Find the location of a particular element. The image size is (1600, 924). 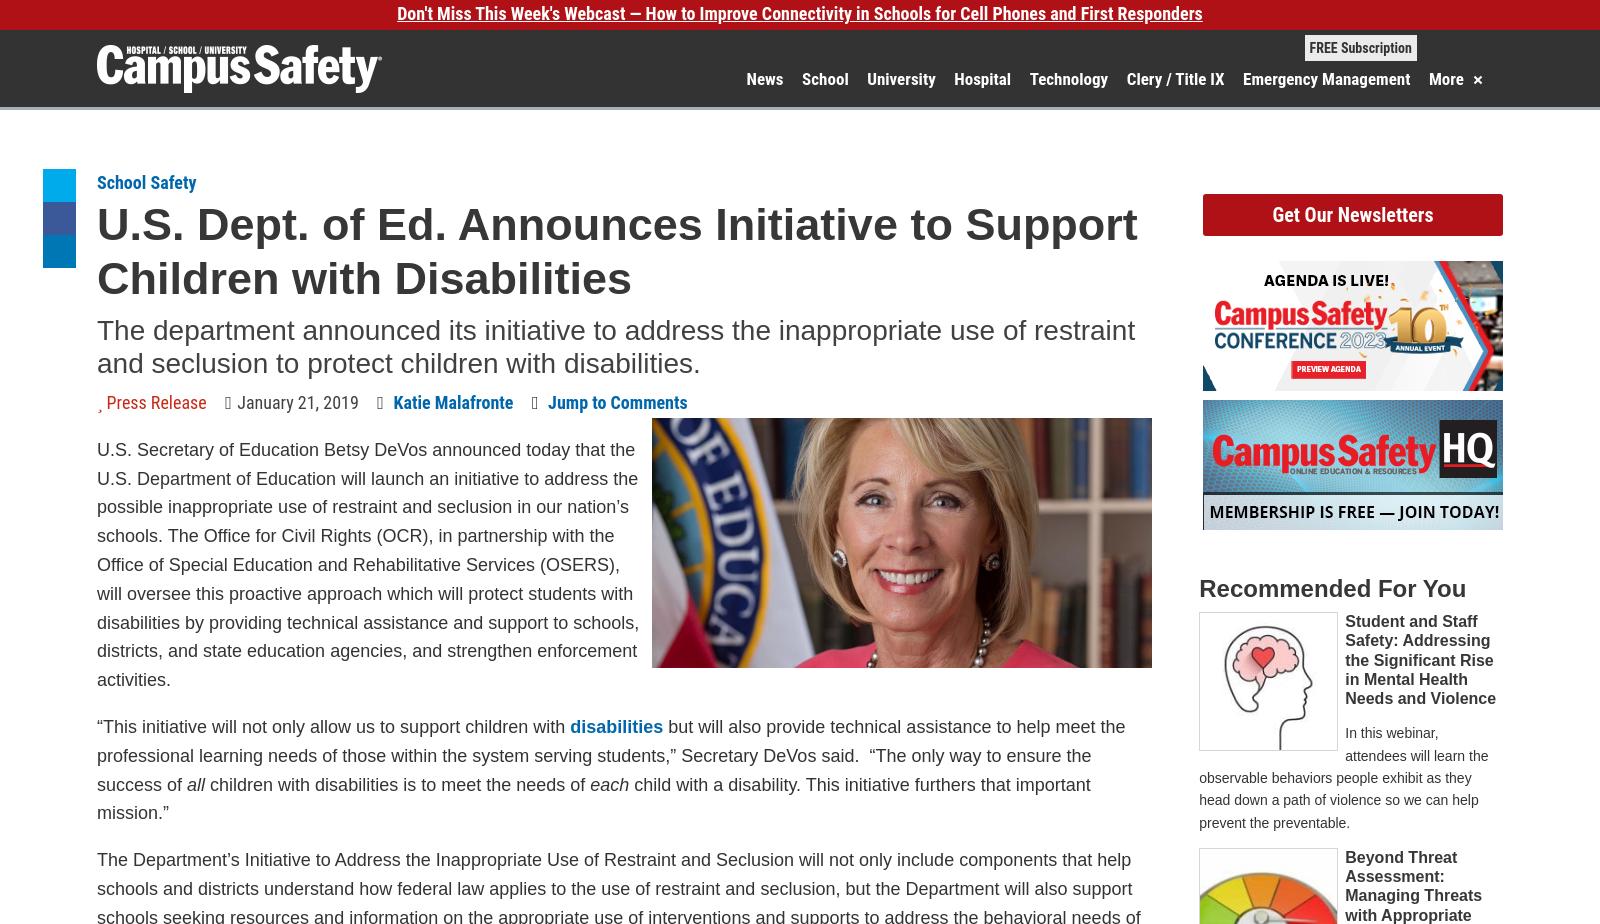

'U.S. Dept. of Ed. Announces Initiative to Support Children with Disabilities' is located at coordinates (616, 250).